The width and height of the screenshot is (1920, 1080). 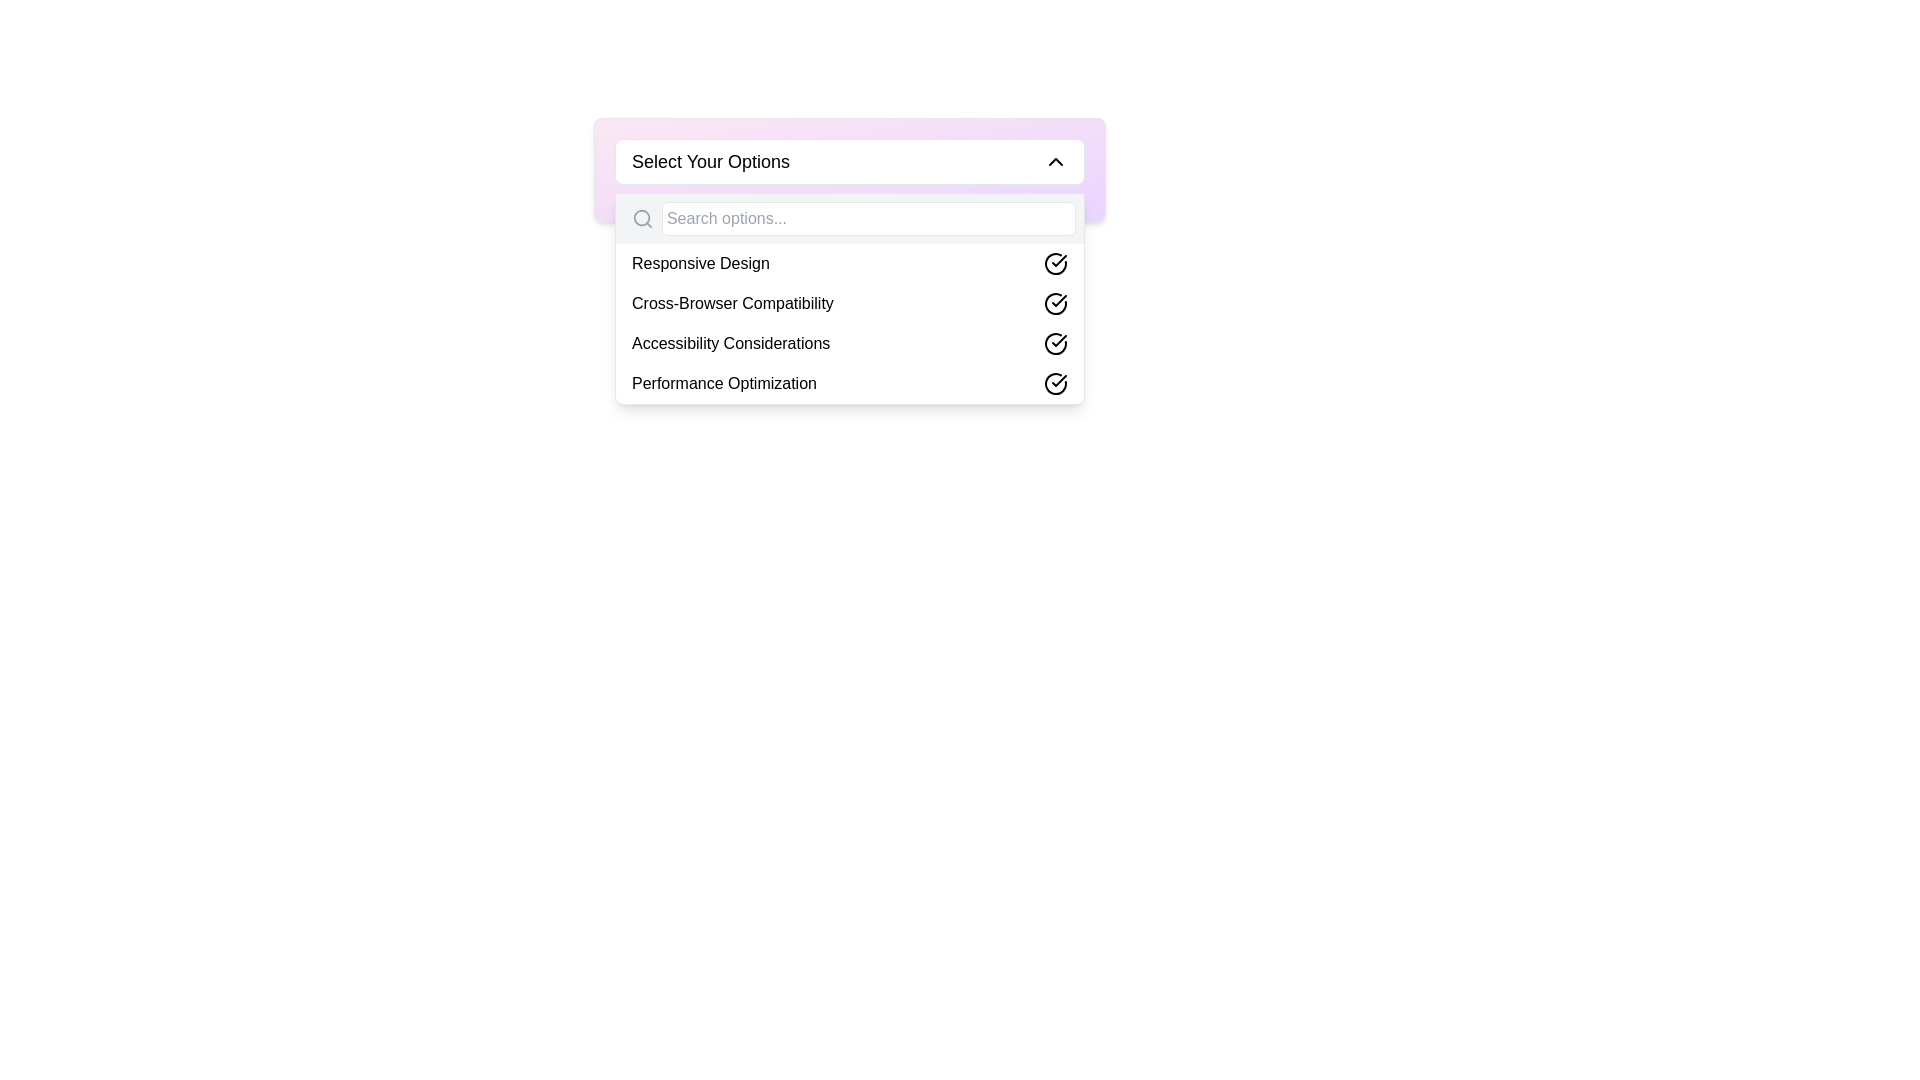 What do you see at coordinates (849, 304) in the screenshot?
I see `the 'Cross-Browser Compatibility' dropdown menu option` at bounding box center [849, 304].